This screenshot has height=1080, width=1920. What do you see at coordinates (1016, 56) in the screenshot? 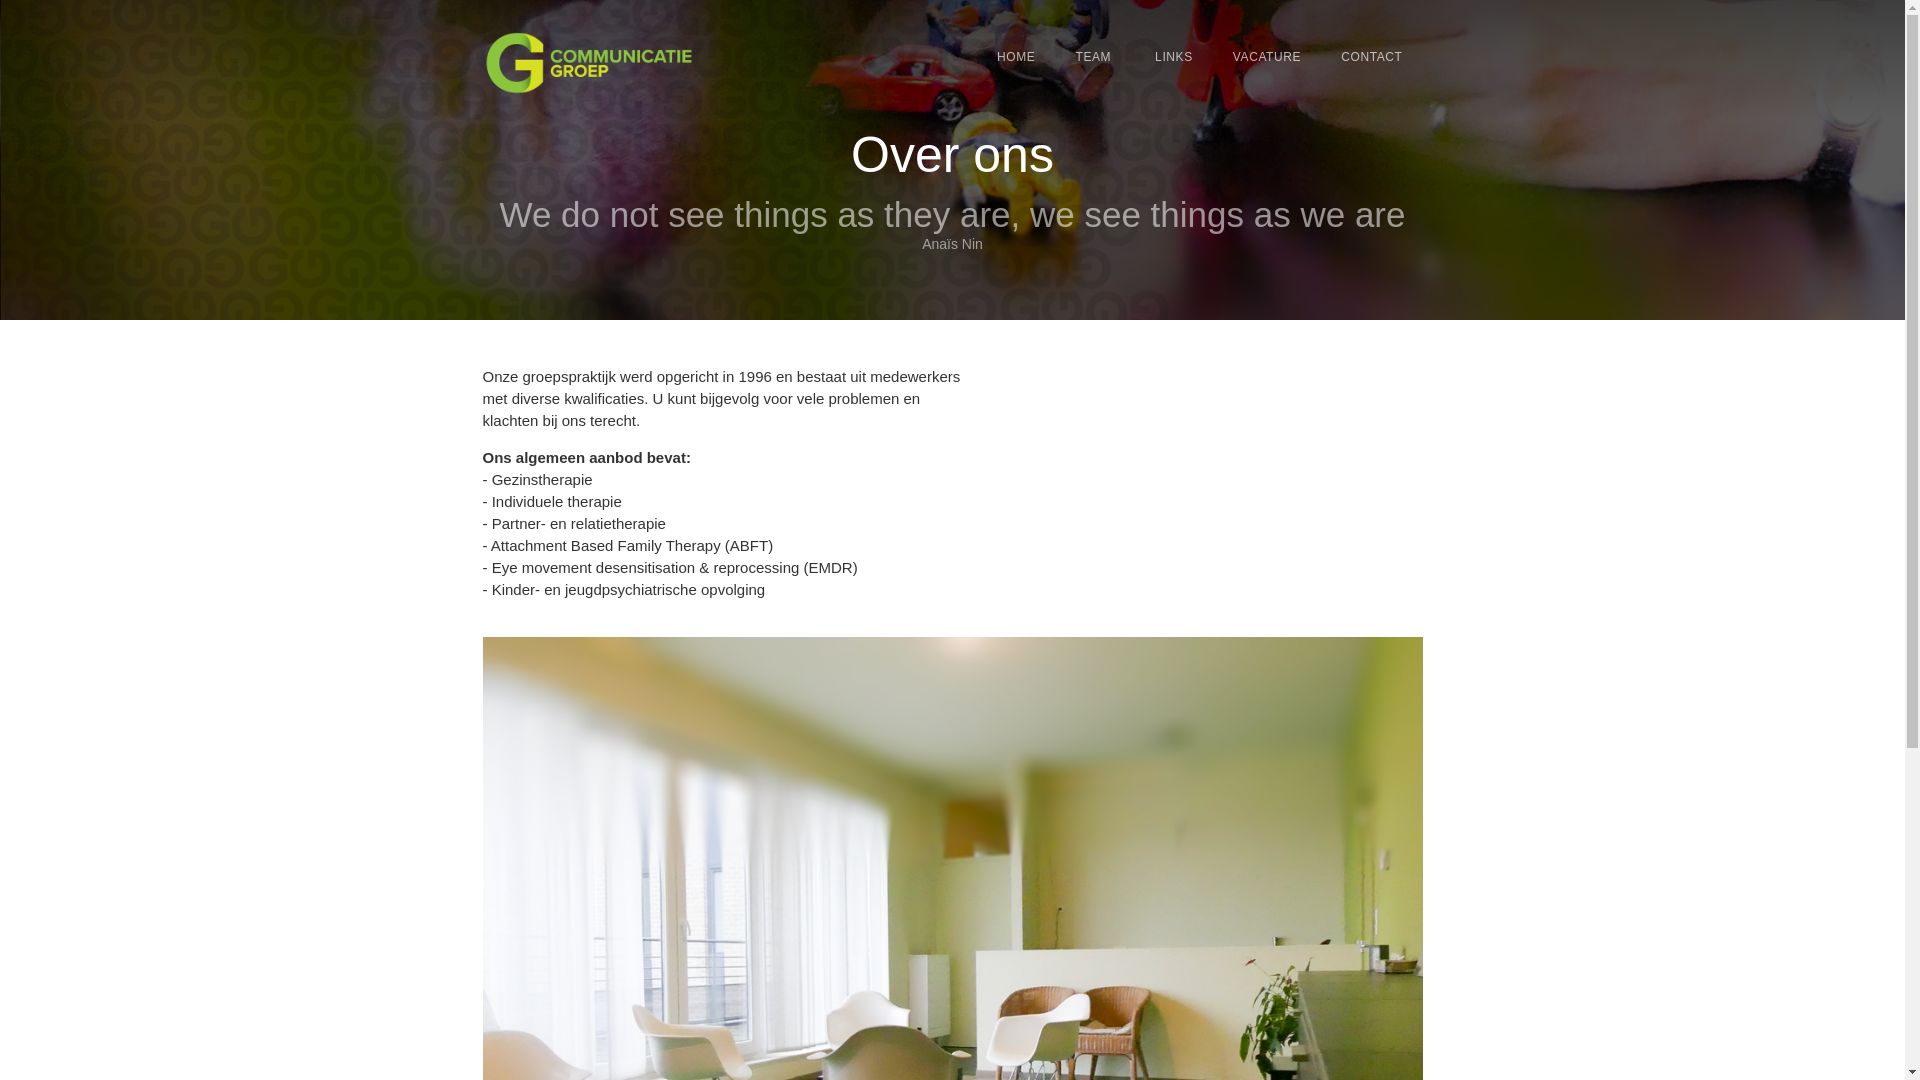
I see `'HOME'` at bounding box center [1016, 56].